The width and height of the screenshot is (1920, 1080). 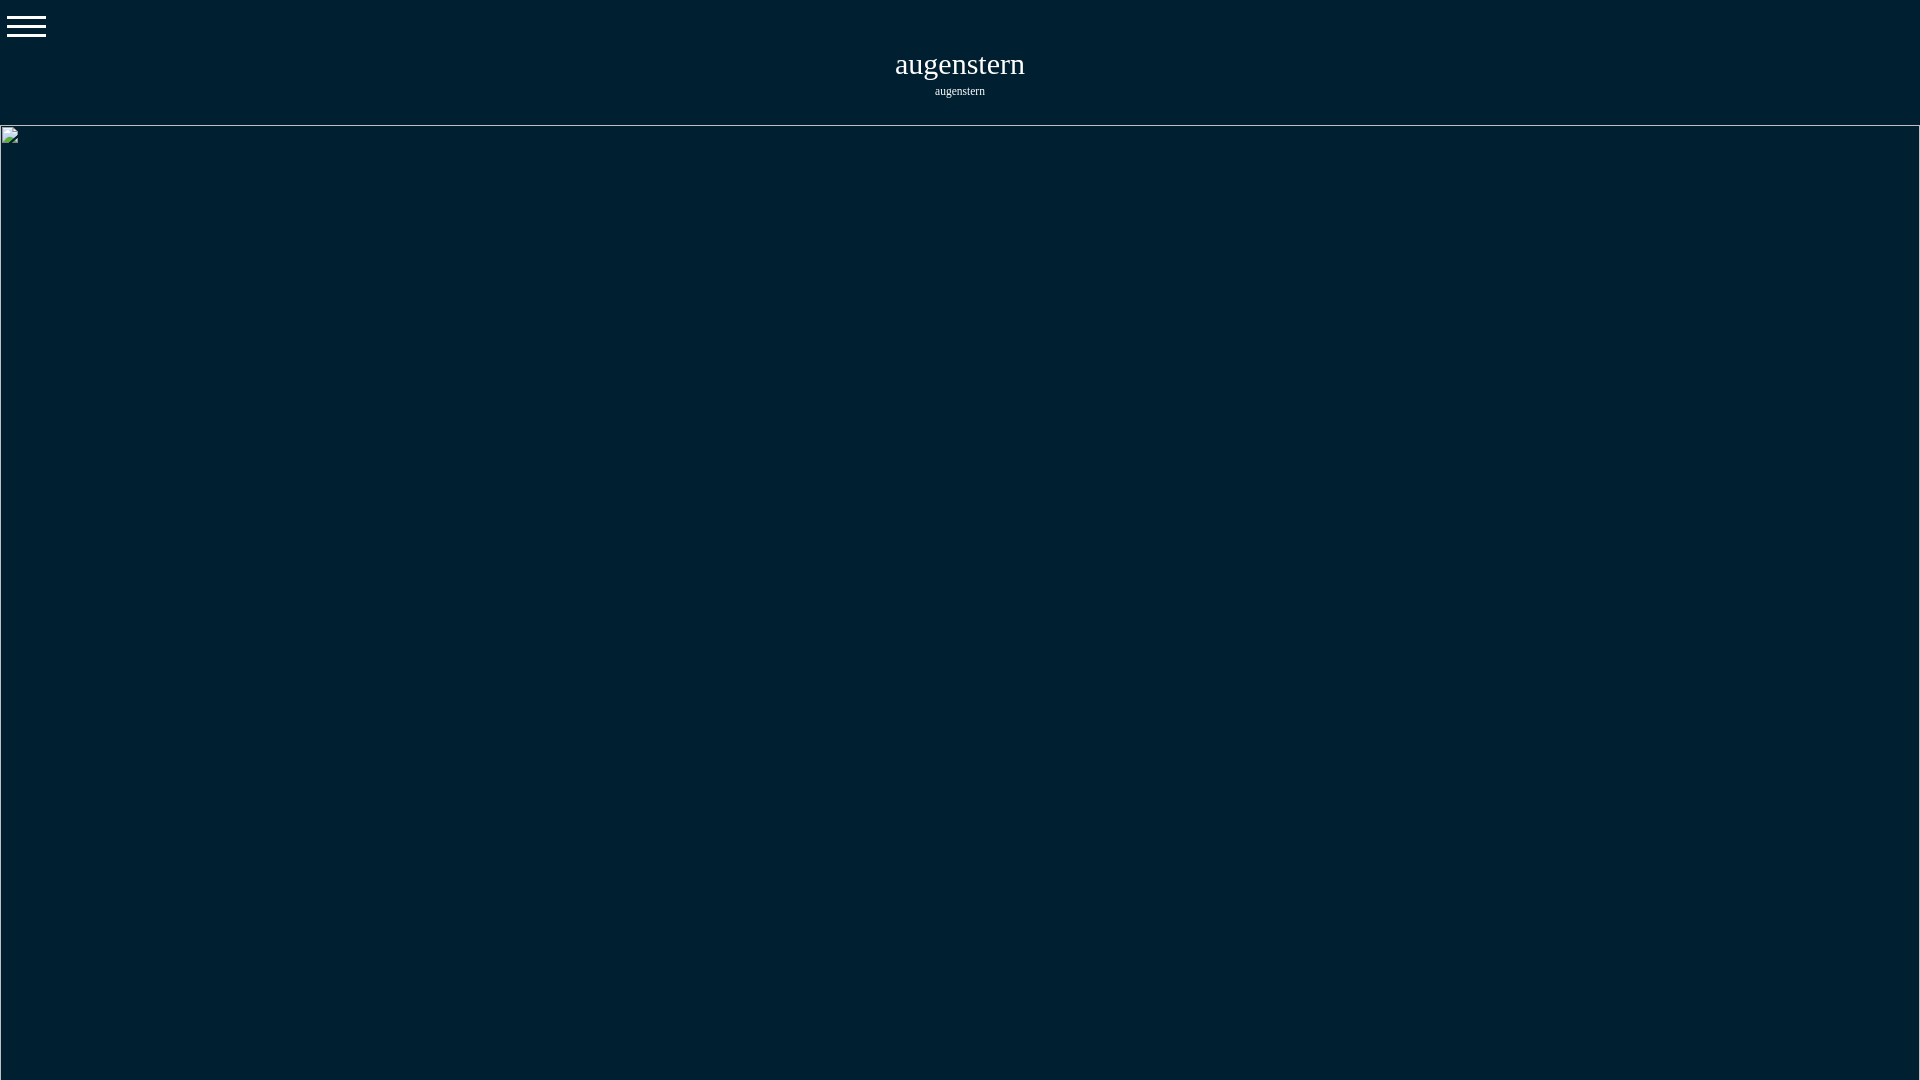 I want to click on 'augenstern', so click(x=960, y=88).